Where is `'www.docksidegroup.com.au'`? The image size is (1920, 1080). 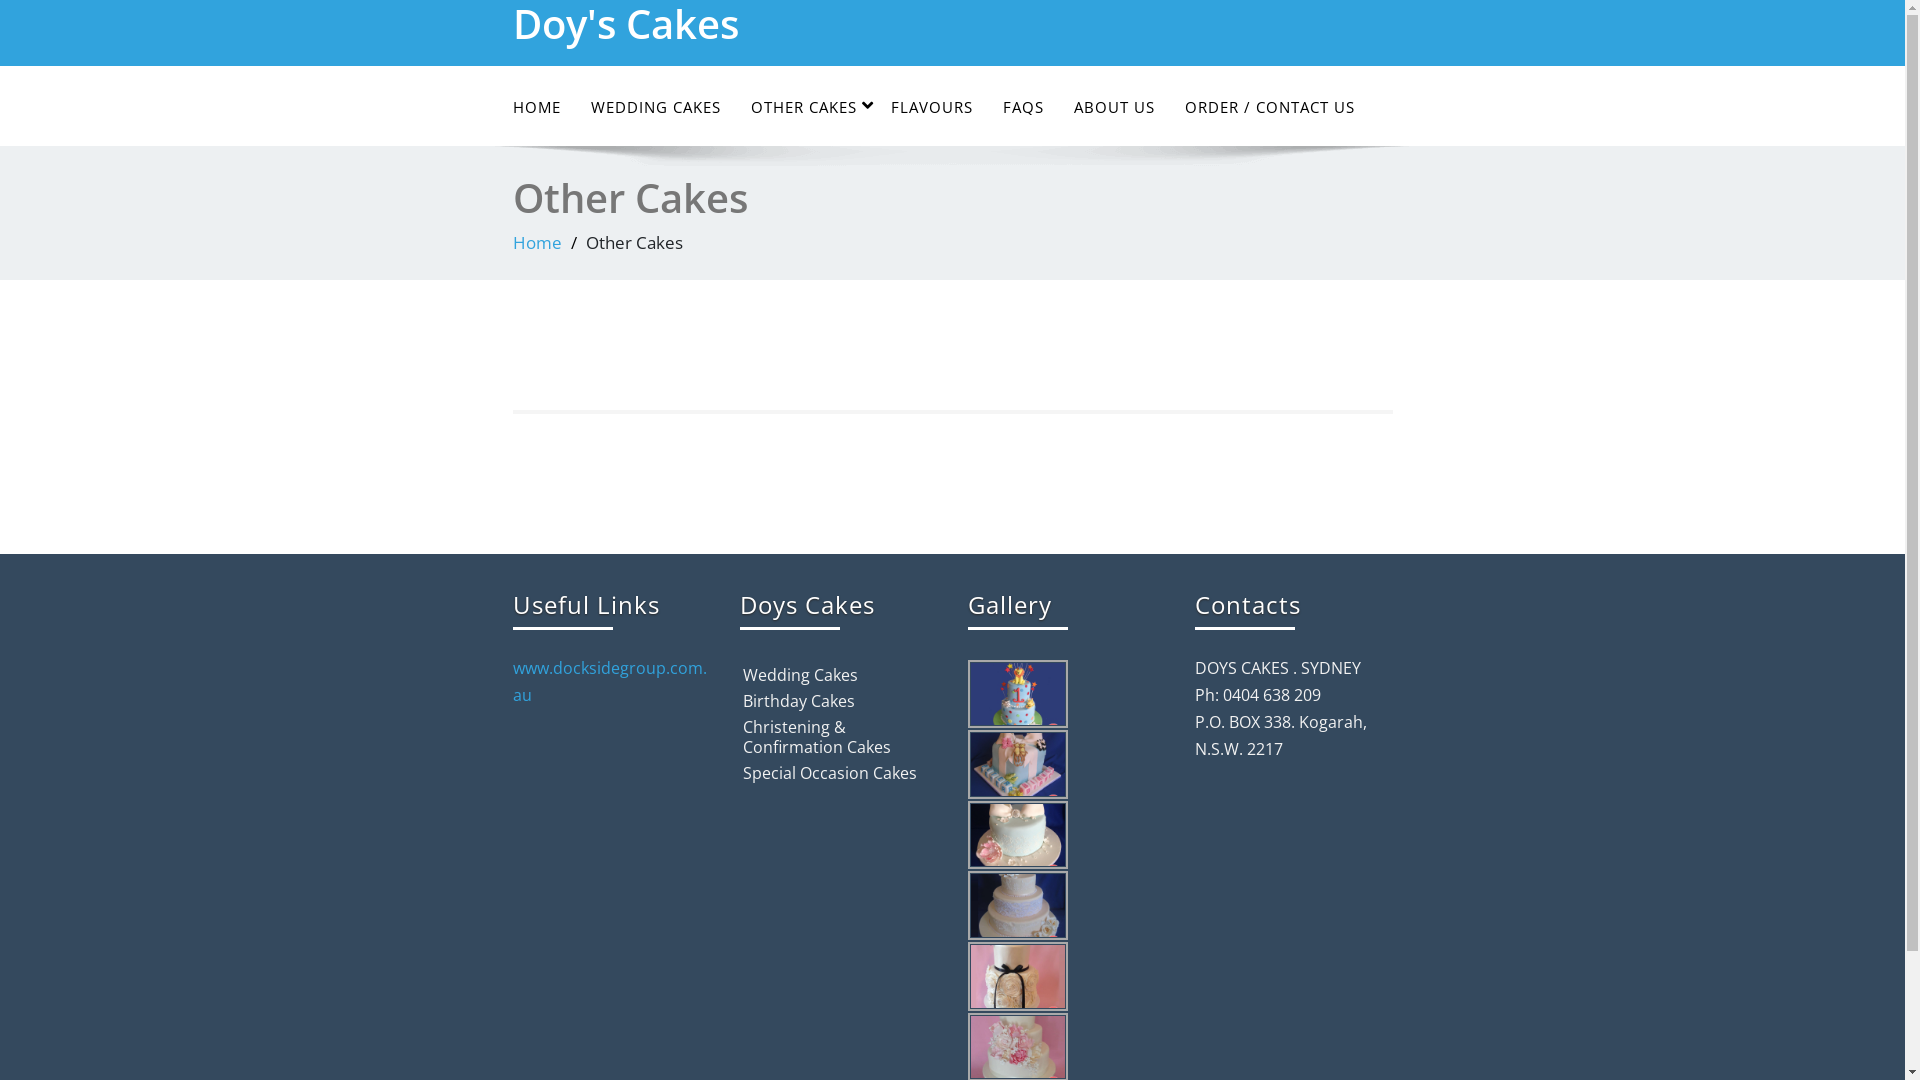 'www.docksidegroup.com.au' is located at coordinates (608, 679).